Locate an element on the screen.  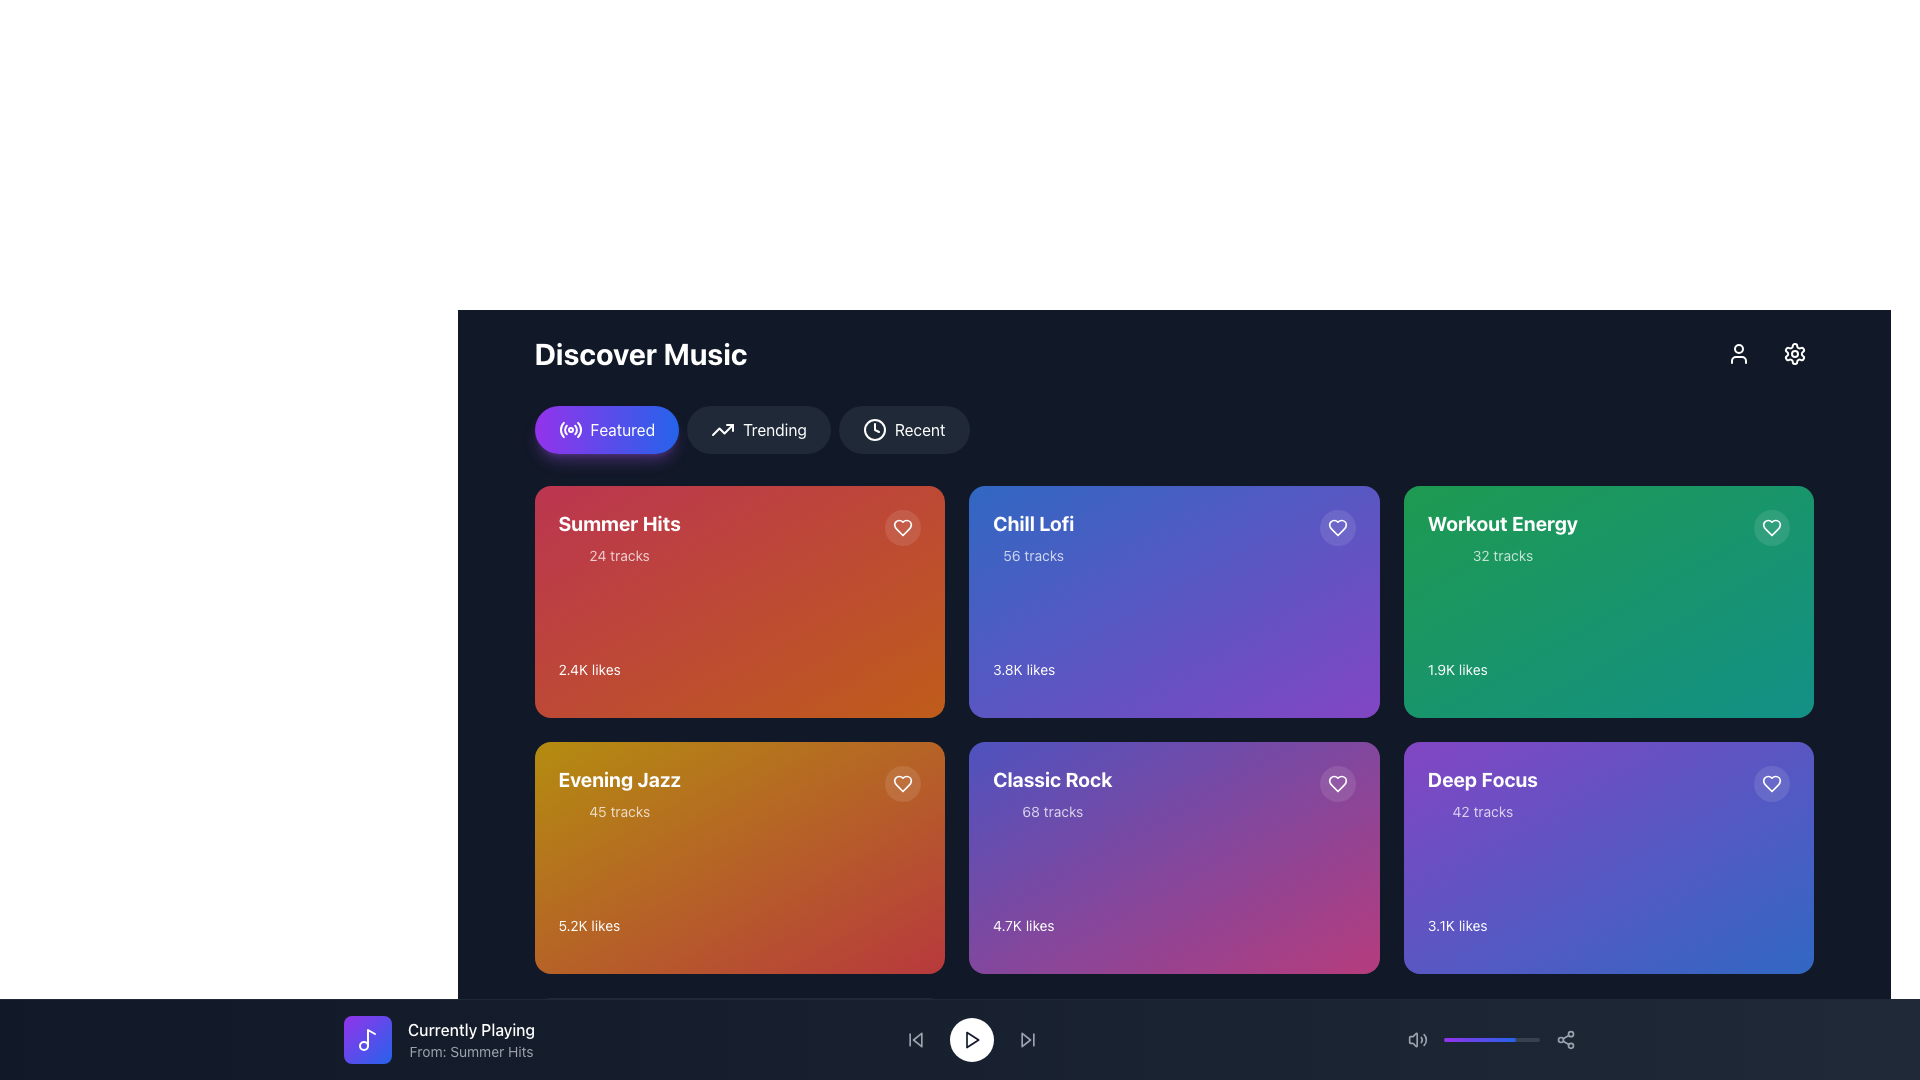
the gear-like settings icon located near the upper-right corner of the interface is located at coordinates (1794, 353).